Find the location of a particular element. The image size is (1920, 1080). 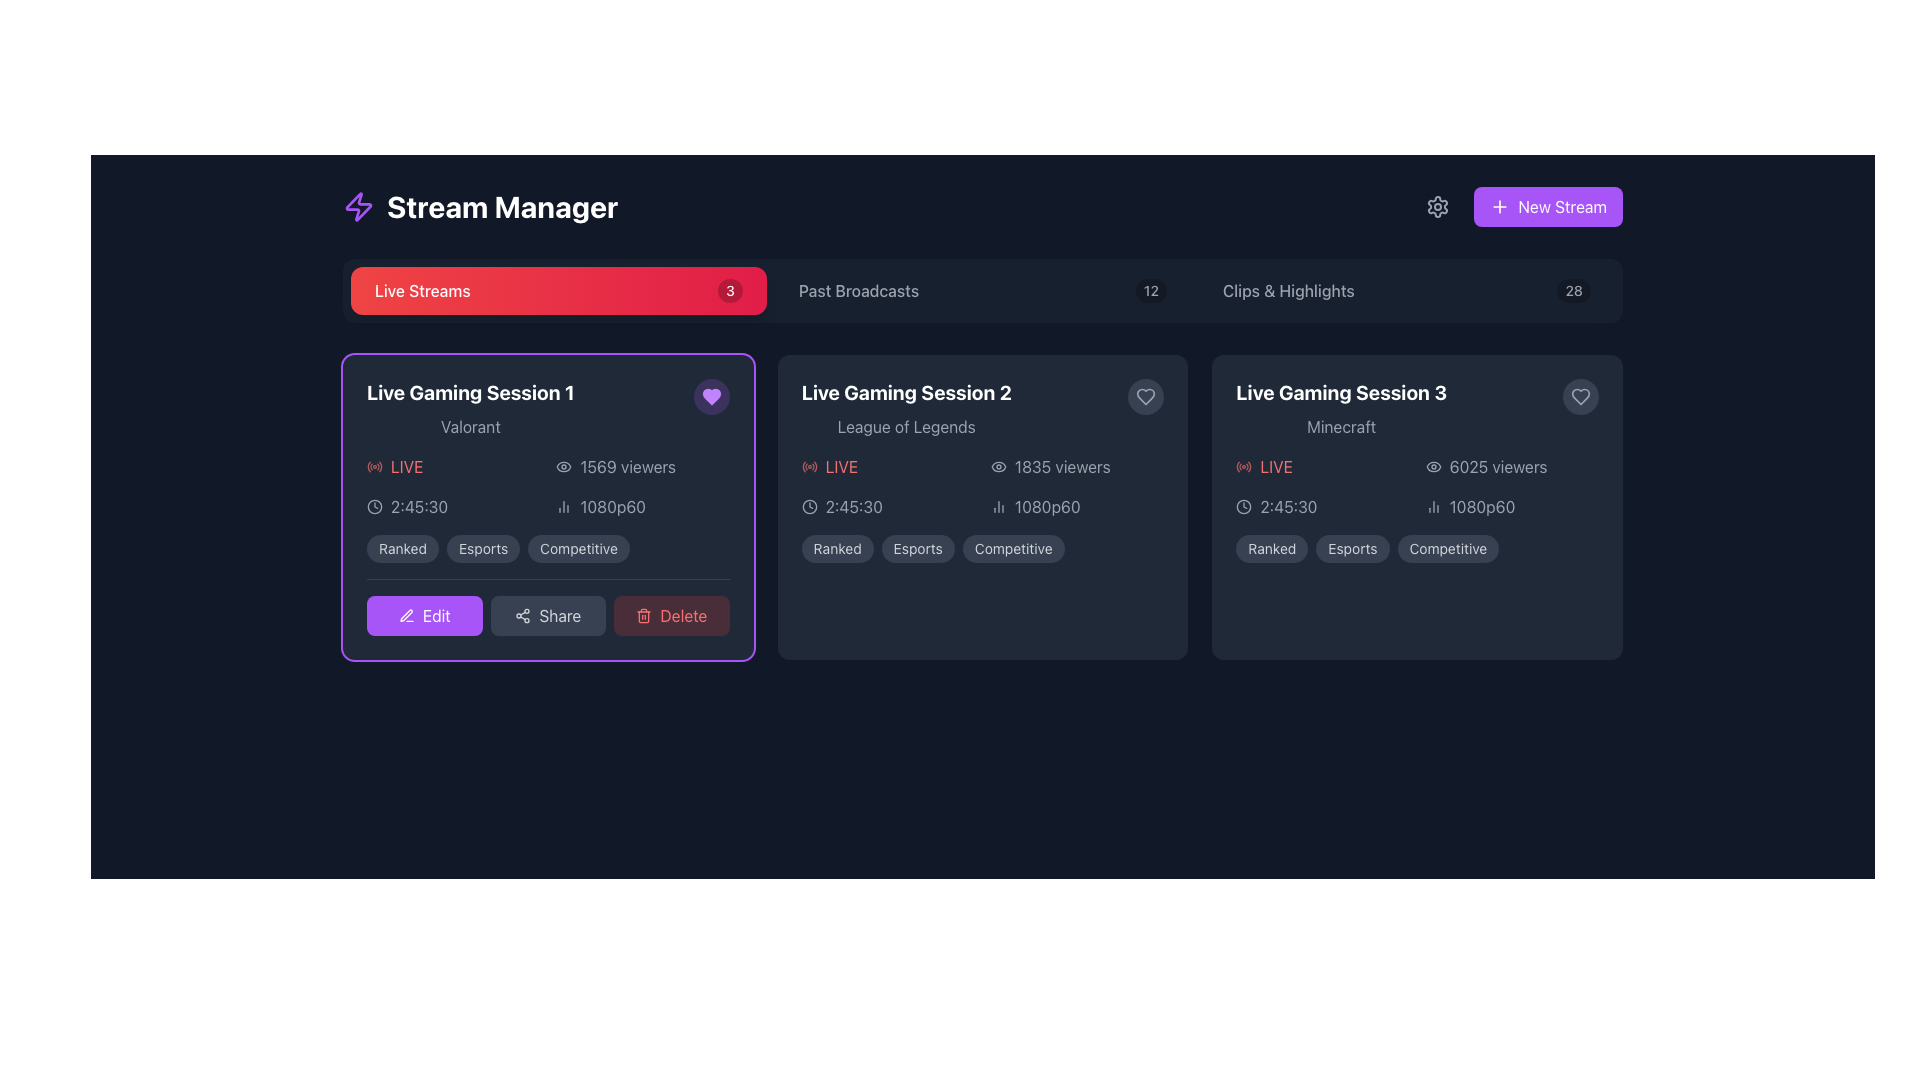

information displayed in the informational panel for the live broadcast titled 'Live Gaming Session 2 - League of Legends', located in the middle section of the grid layout is located at coordinates (983, 486).